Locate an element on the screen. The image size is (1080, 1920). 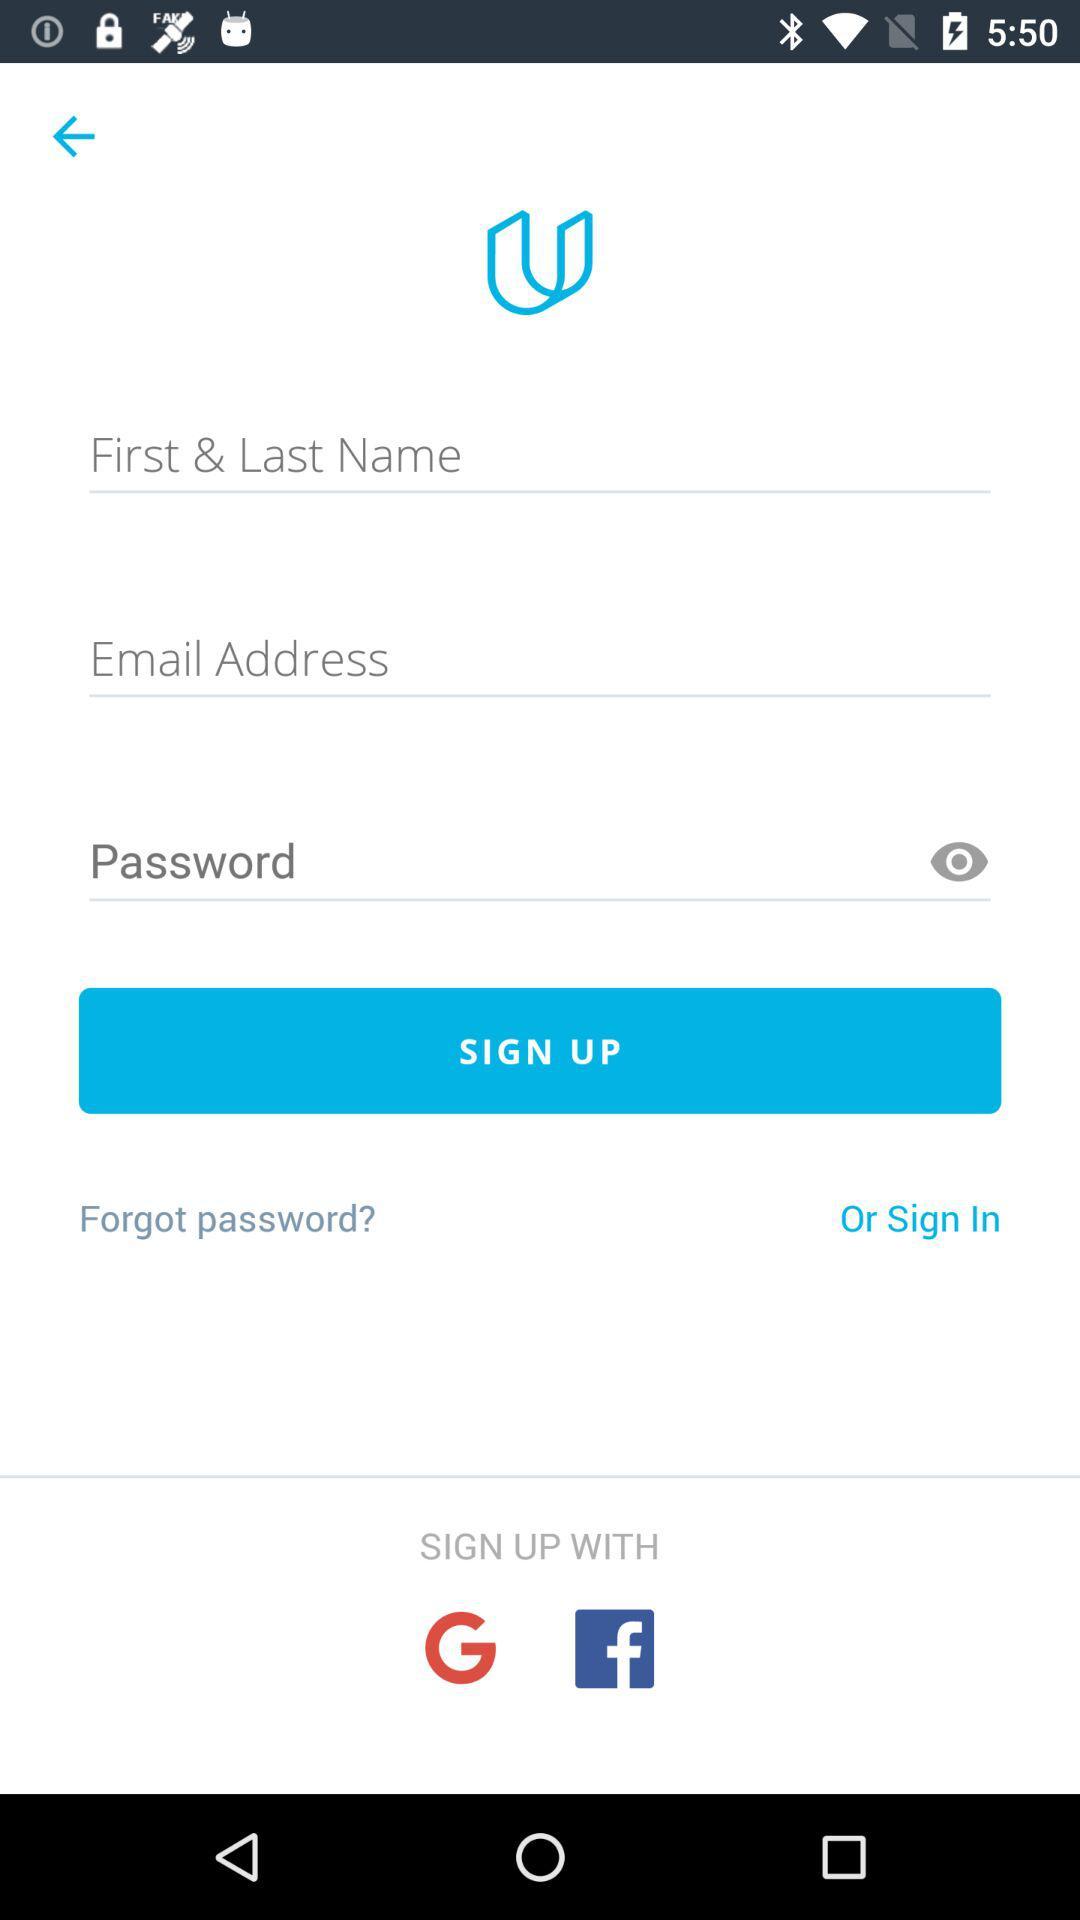
the forgot password? on the left is located at coordinates (226, 1216).